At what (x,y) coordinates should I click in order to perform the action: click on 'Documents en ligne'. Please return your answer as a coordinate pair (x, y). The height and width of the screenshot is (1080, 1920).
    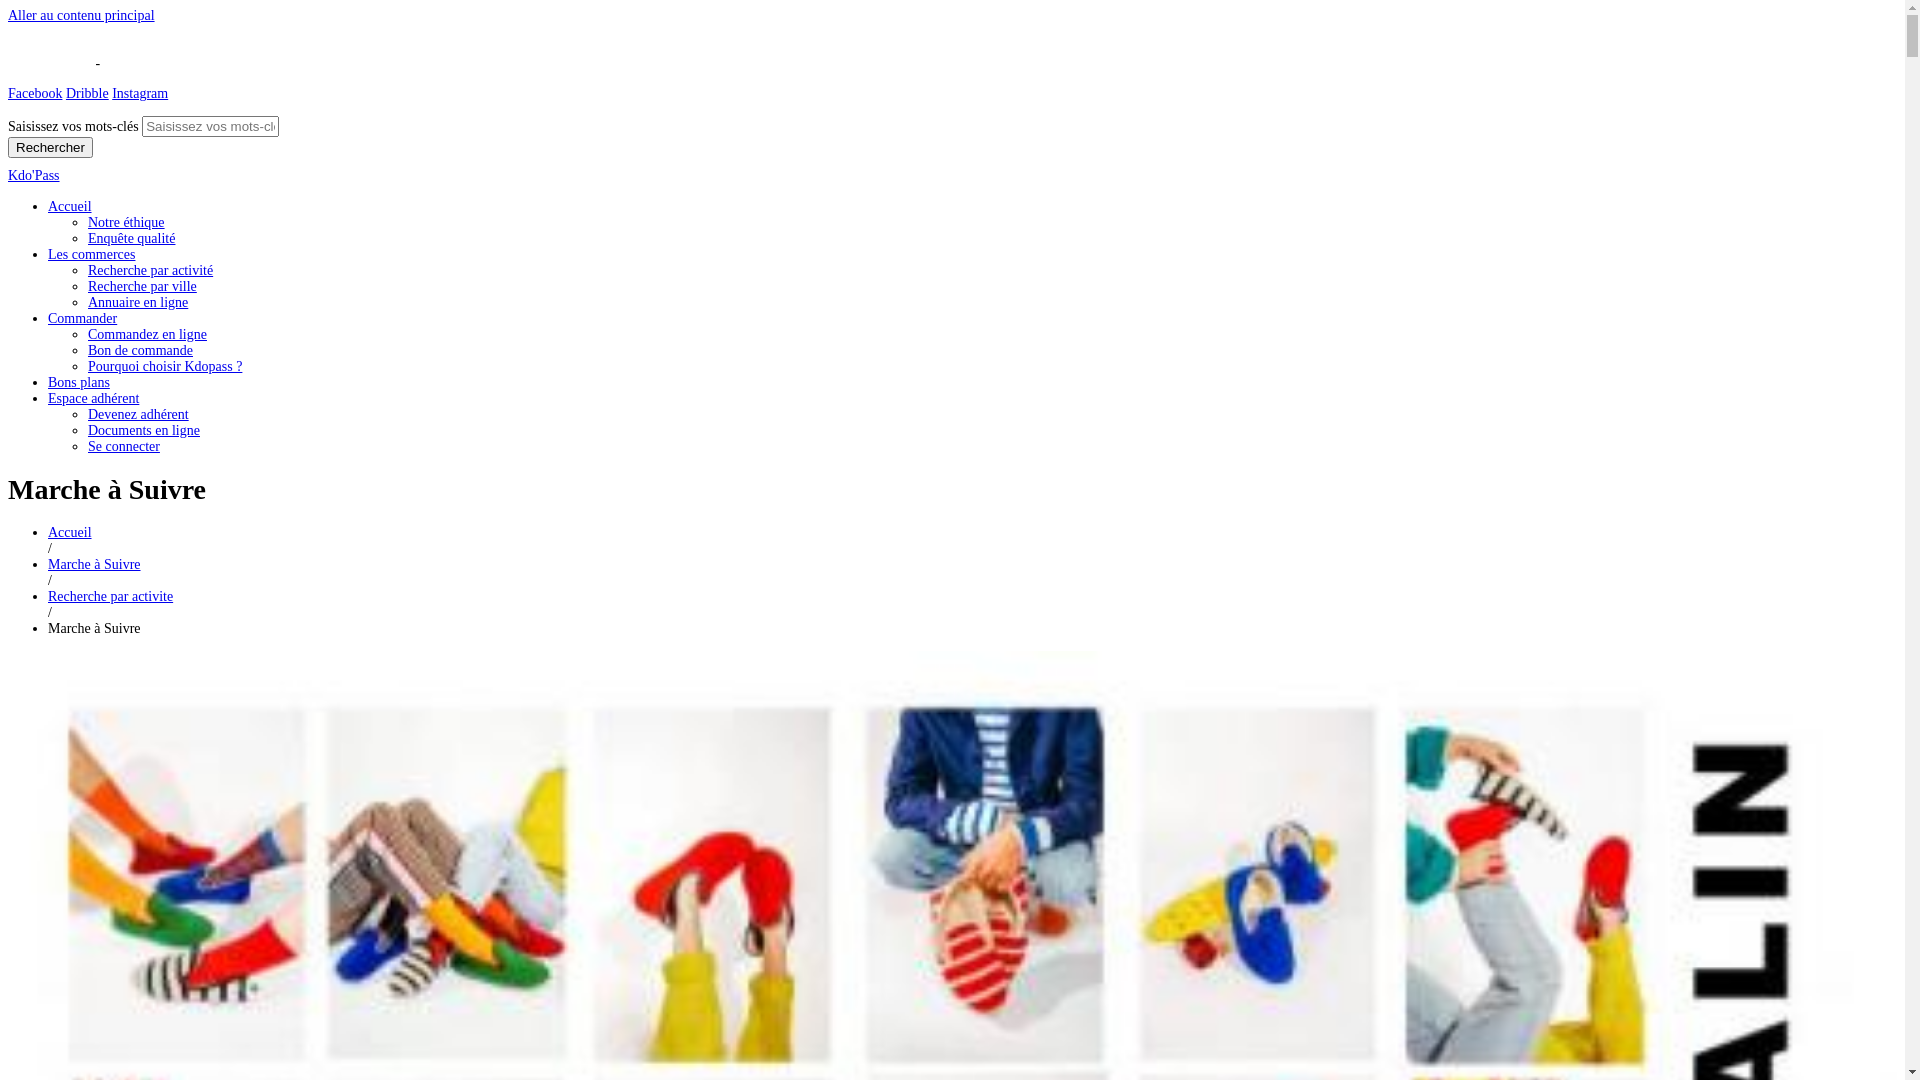
    Looking at the image, I should click on (143, 429).